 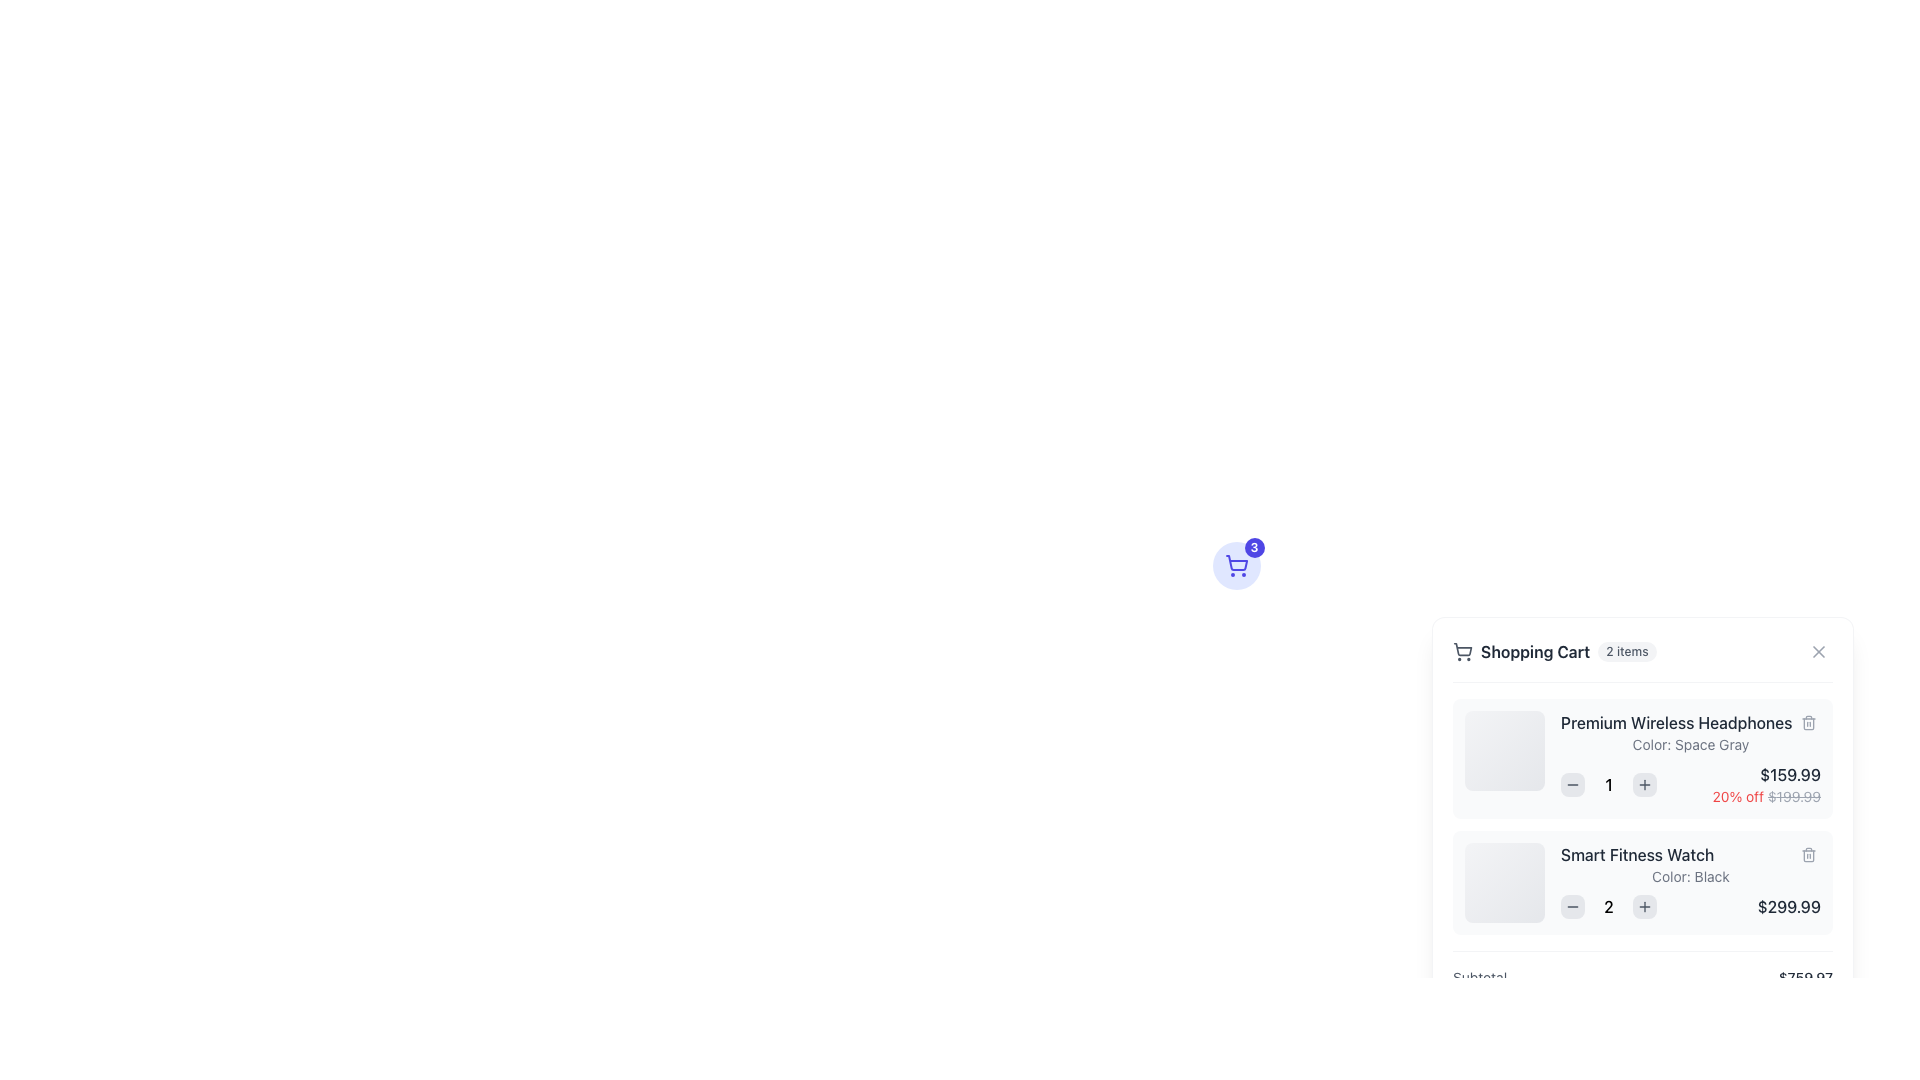 I want to click on the close button represented as an 'X' shape, so click(x=1819, y=651).